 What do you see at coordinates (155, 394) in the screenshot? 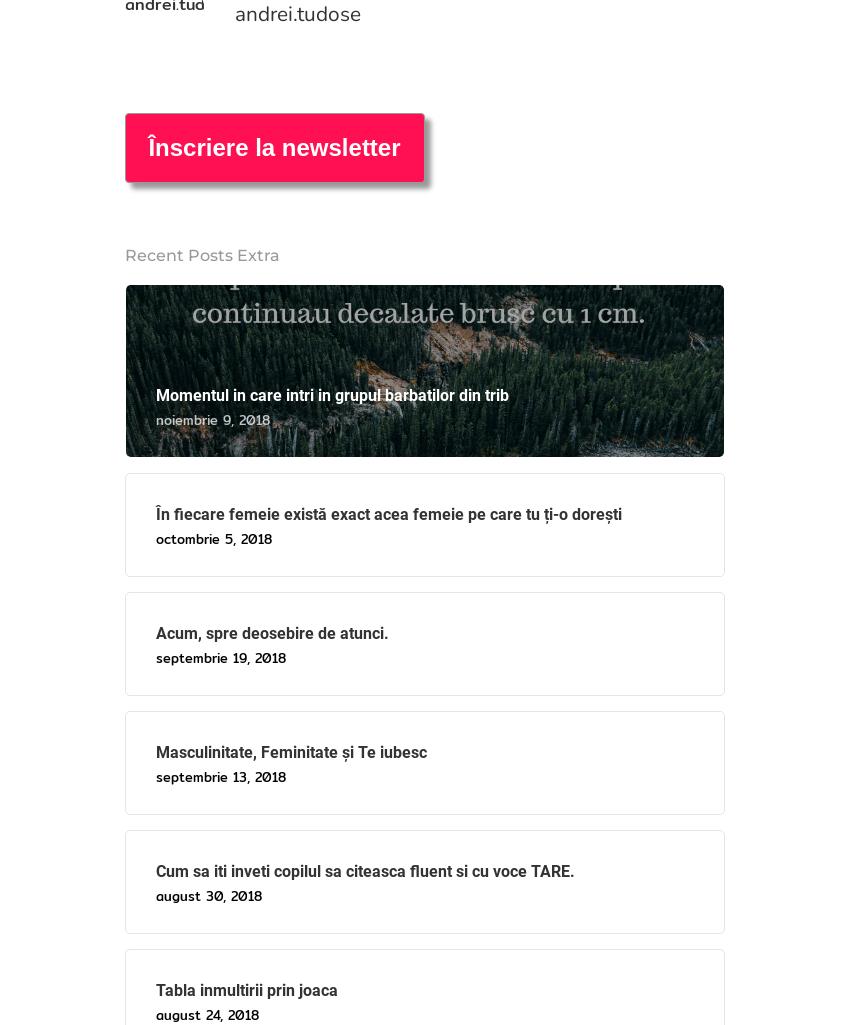
I see `'Momentul in care intri in grupul barbatilor din trib'` at bounding box center [155, 394].